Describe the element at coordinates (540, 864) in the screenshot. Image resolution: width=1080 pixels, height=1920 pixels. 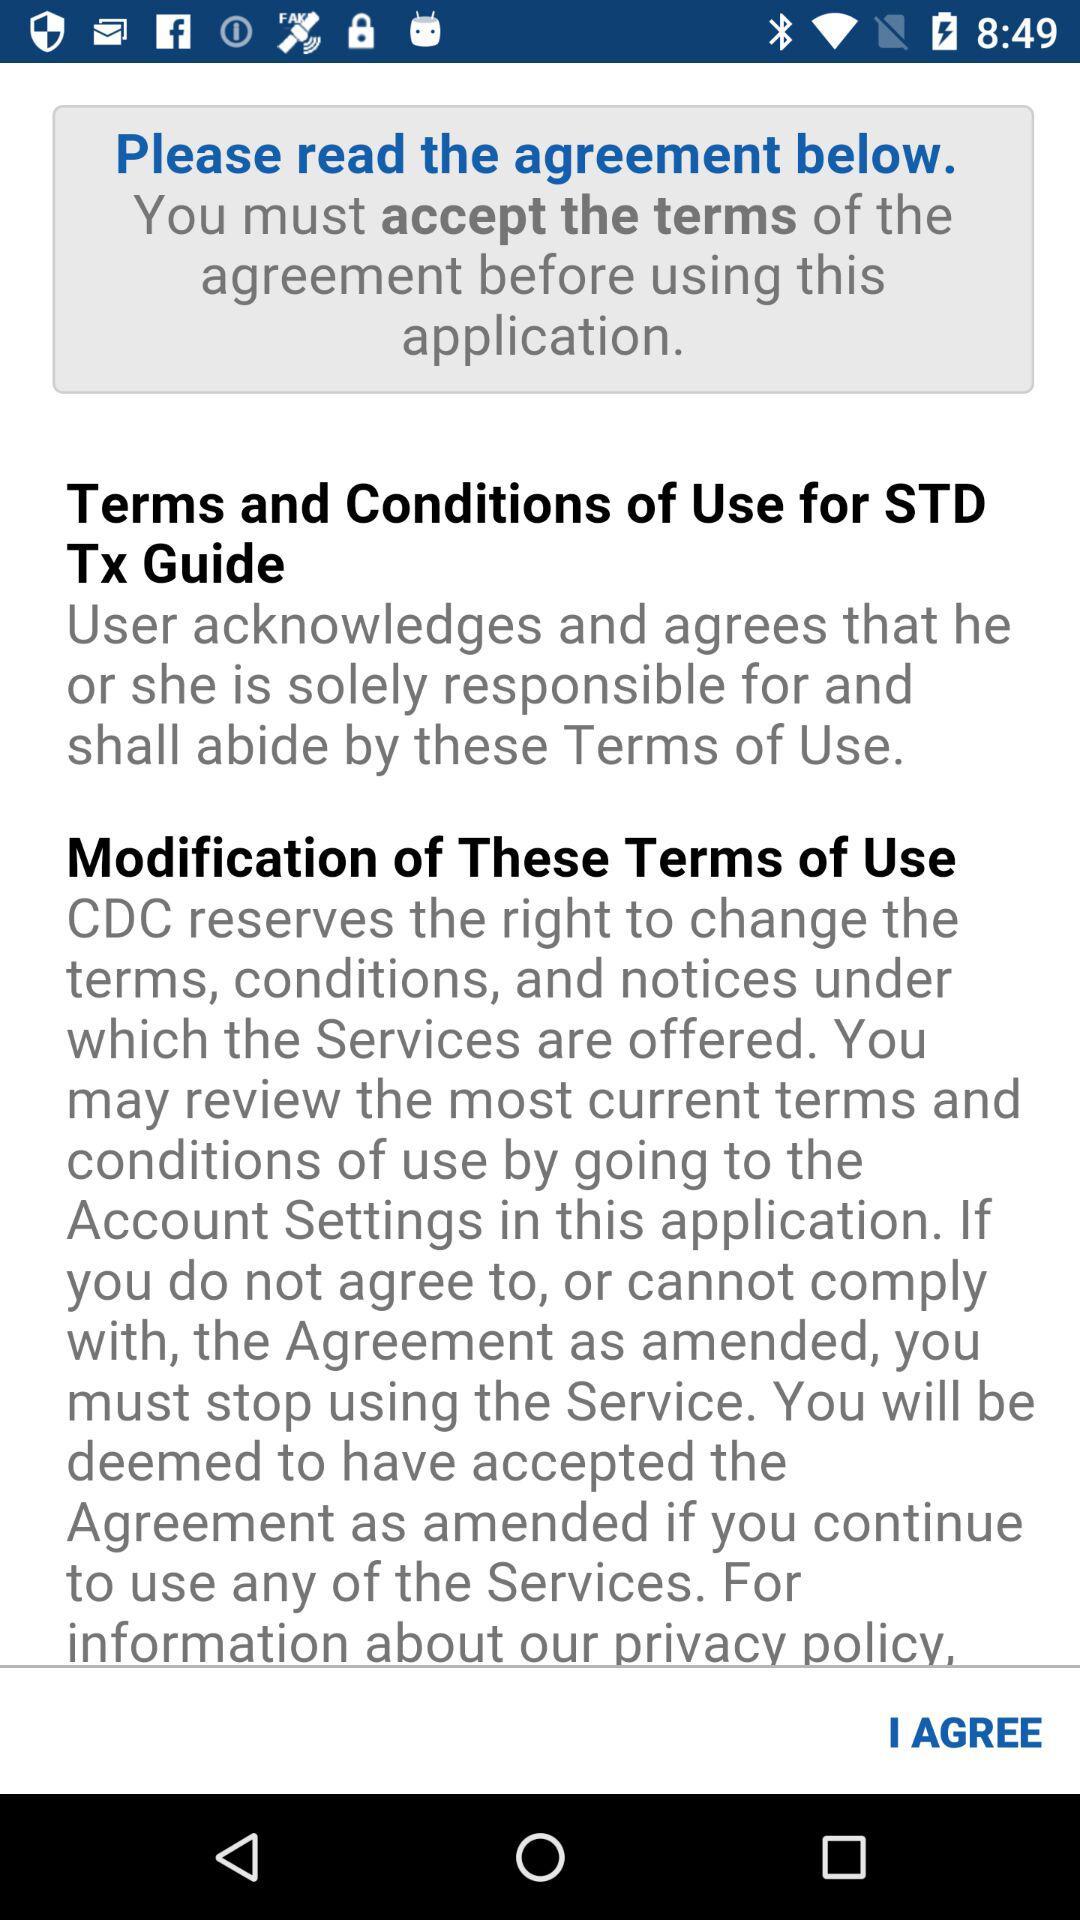
I see `see they image` at that location.